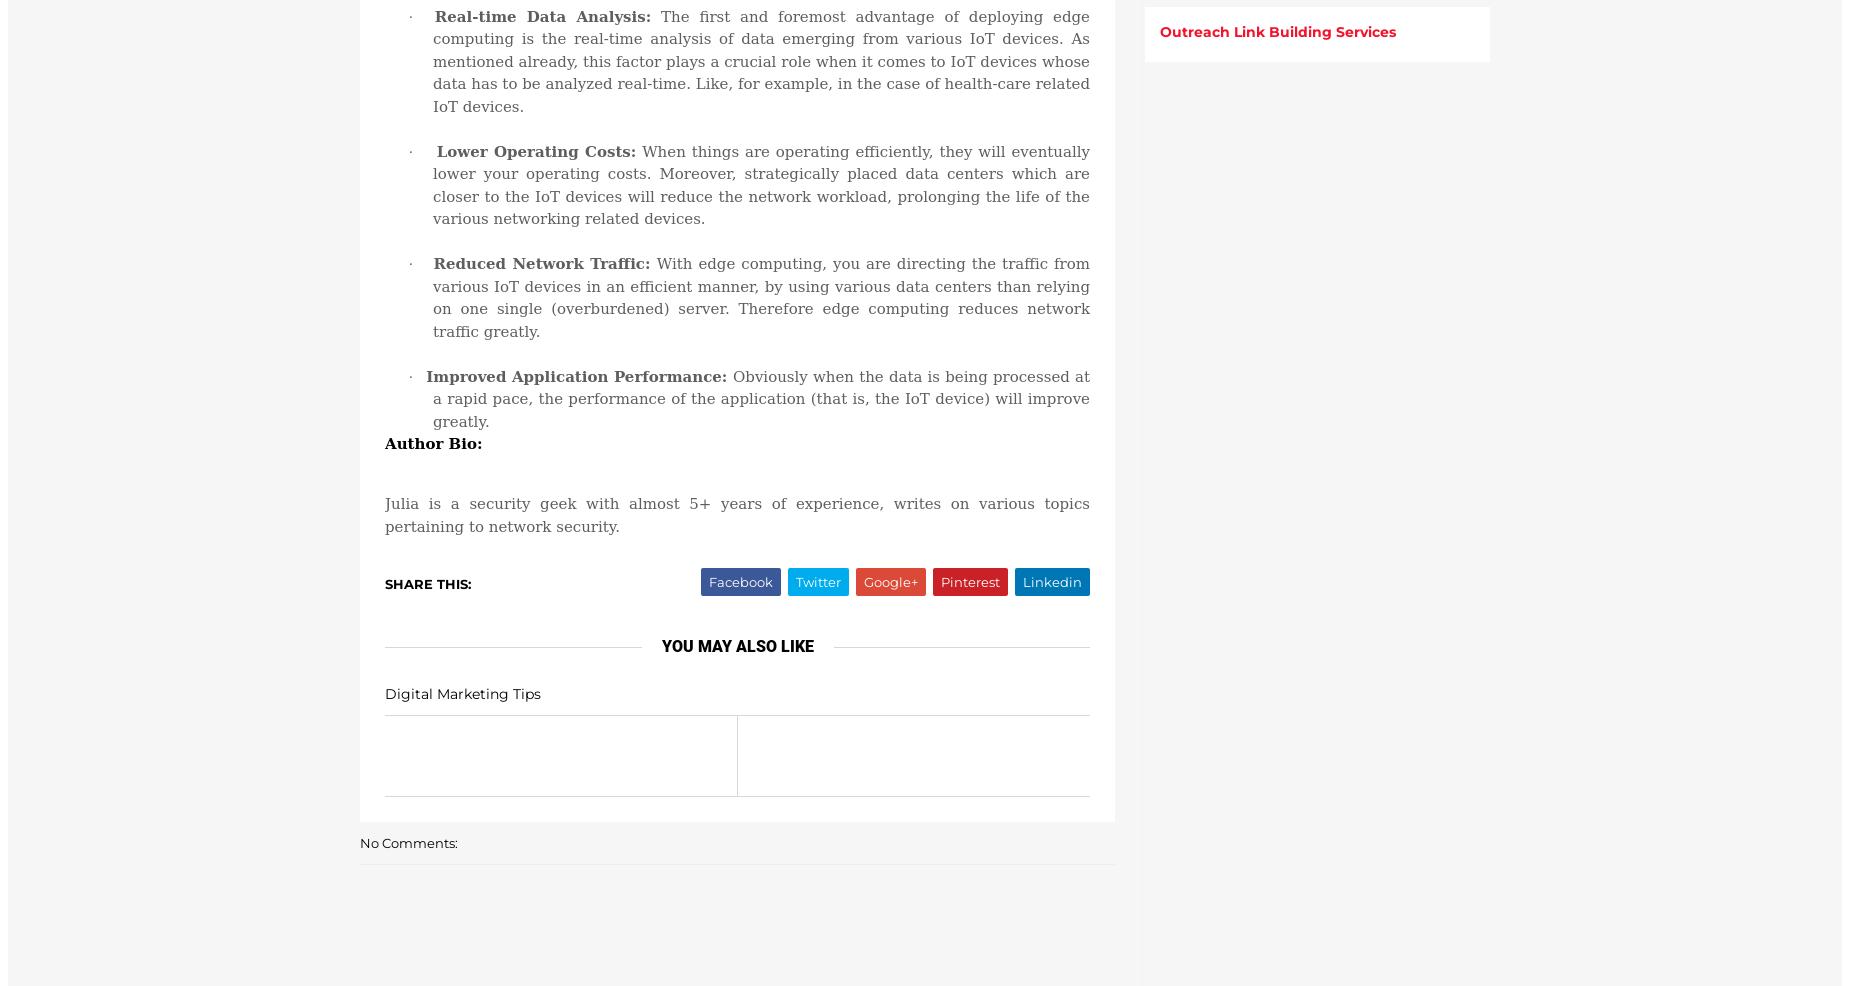 This screenshot has width=1850, height=986. What do you see at coordinates (761, 183) in the screenshot?
I see `'When things
are operating efficiently, they will eventually lower your operating costs.
Moreover, strategically placed data centers which are closer to the IoT devices
will reduce the network workload, prolonging the life of the various networking
related devices.'` at bounding box center [761, 183].